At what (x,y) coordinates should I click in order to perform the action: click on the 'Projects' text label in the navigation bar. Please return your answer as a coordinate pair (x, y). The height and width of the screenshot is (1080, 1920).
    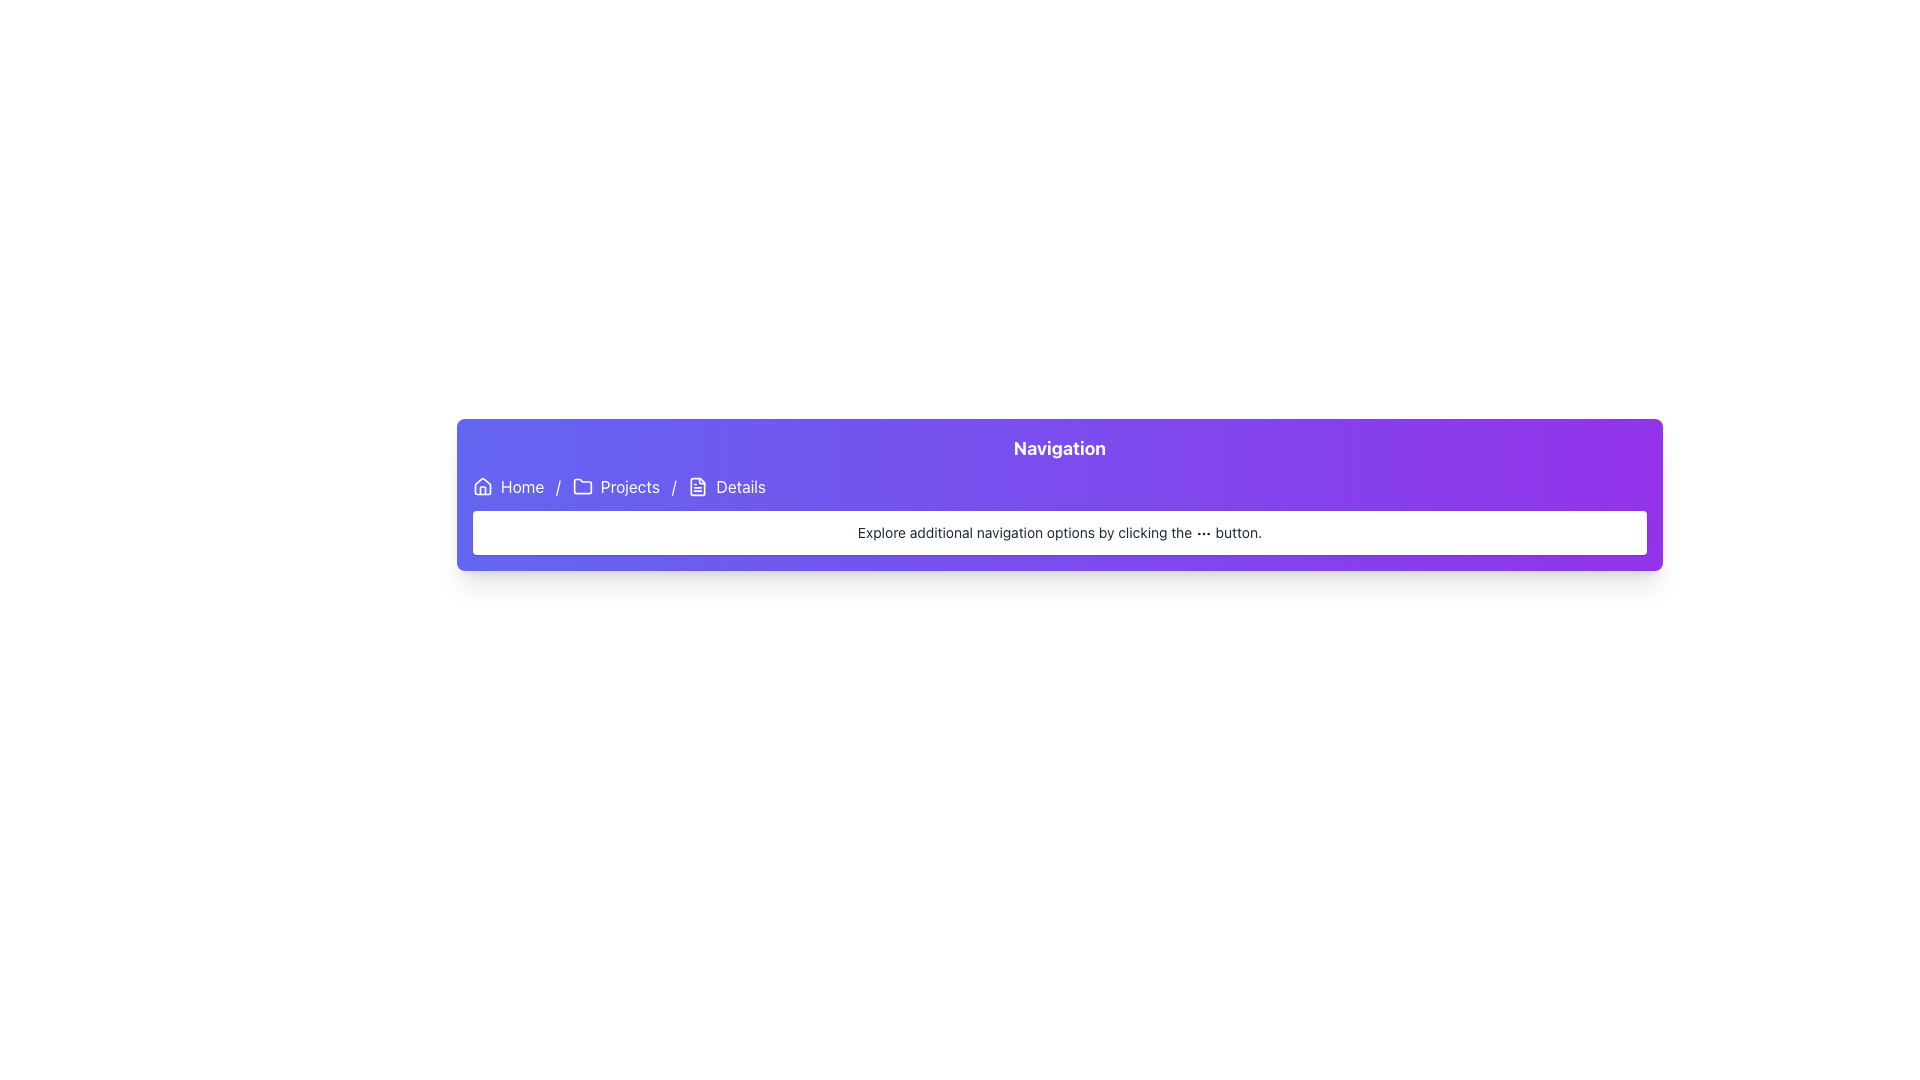
    Looking at the image, I should click on (629, 486).